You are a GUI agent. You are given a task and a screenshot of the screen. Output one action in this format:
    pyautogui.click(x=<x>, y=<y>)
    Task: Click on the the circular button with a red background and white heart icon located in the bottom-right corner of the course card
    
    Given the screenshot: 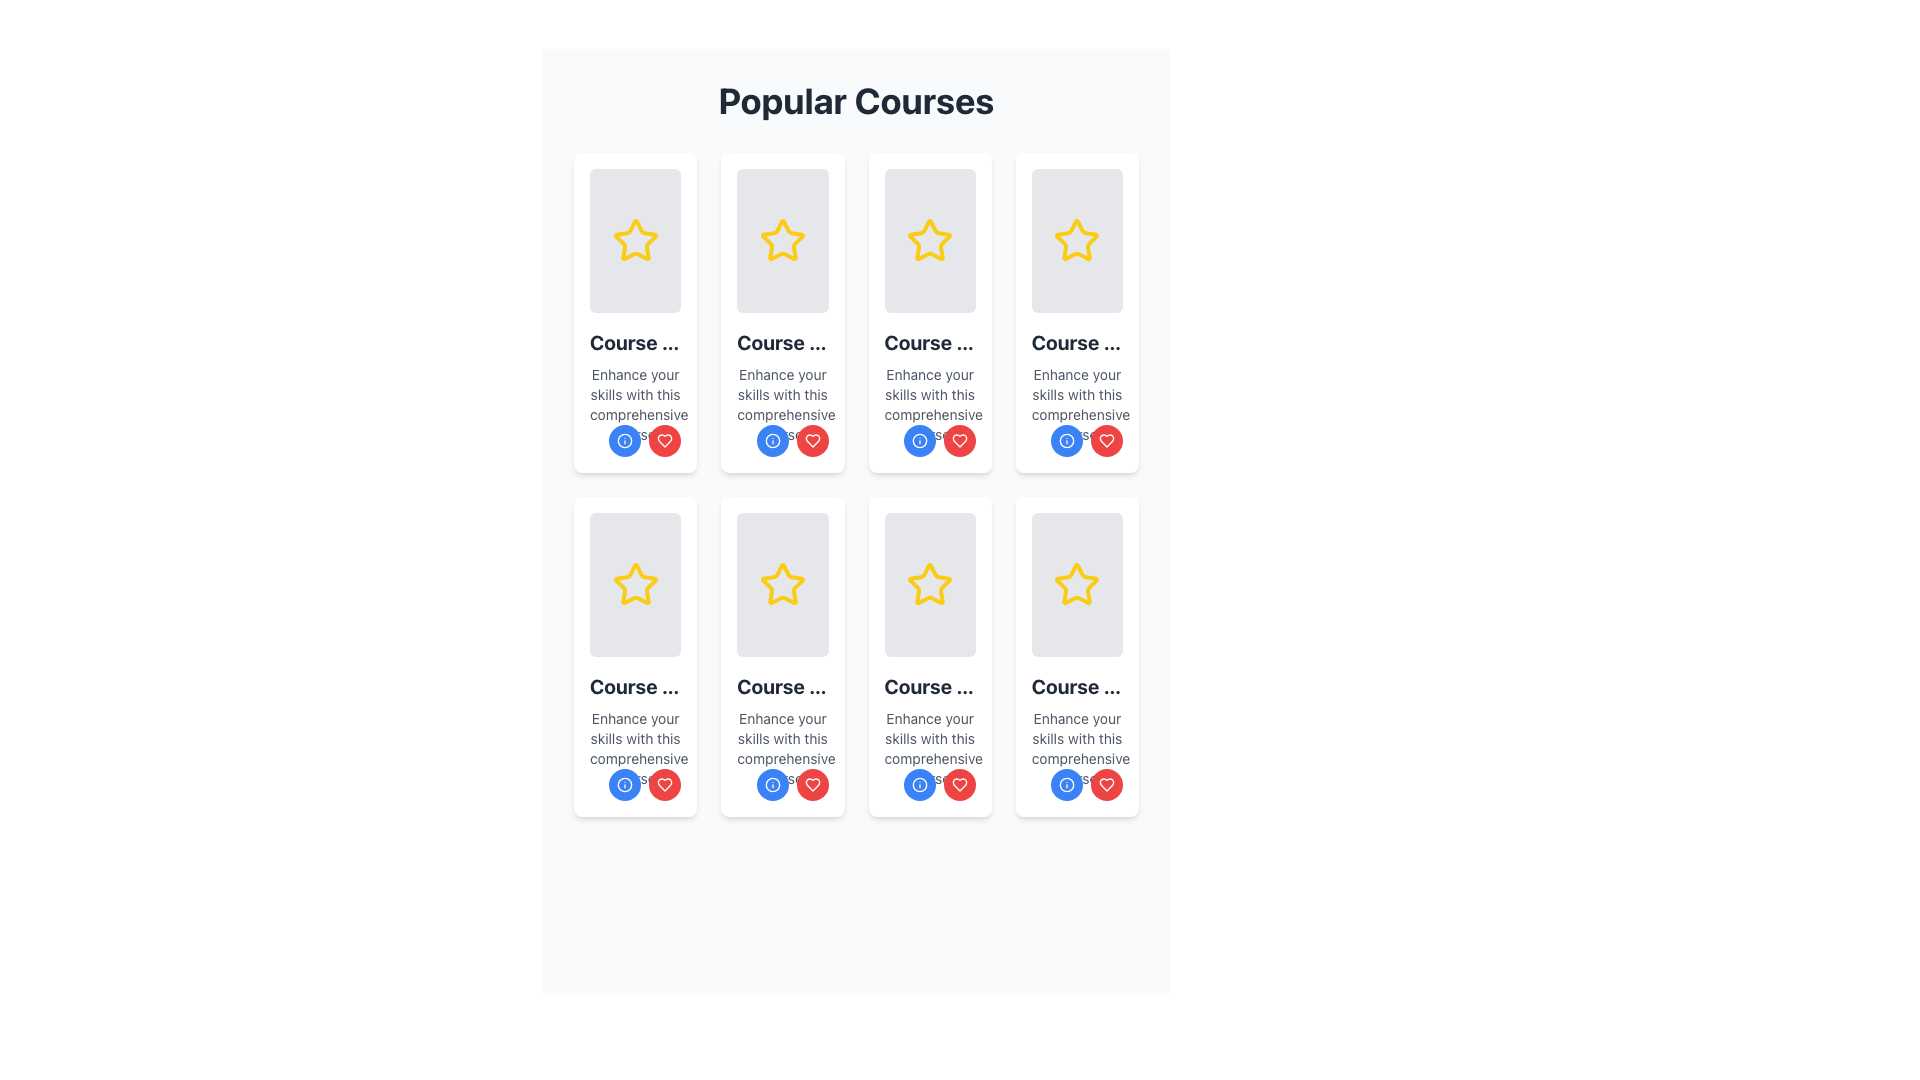 What is the action you would take?
    pyautogui.click(x=958, y=784)
    